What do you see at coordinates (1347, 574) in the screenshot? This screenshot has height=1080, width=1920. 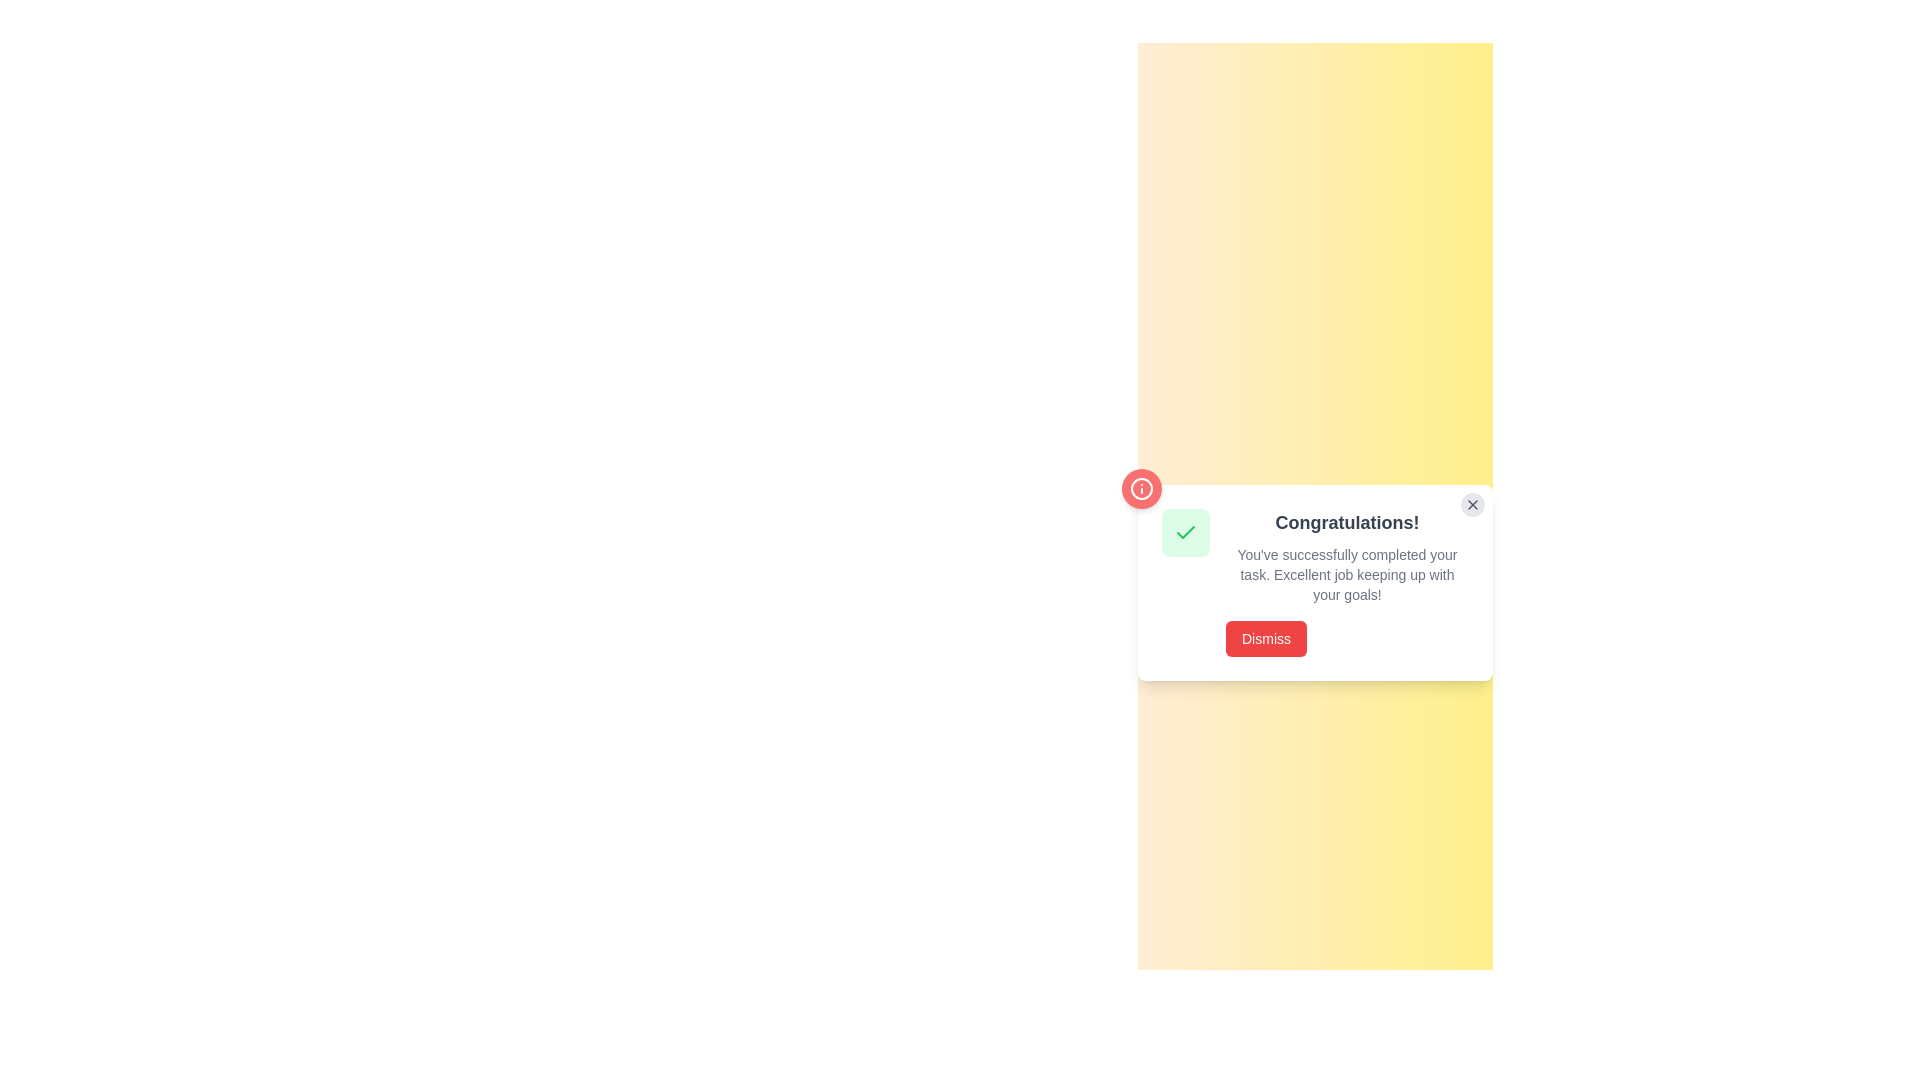 I see `text in the Text Block located below the 'Congratulations!' heading and above the 'Dismiss' button, which provides positive feedback confirming task completion` at bounding box center [1347, 574].